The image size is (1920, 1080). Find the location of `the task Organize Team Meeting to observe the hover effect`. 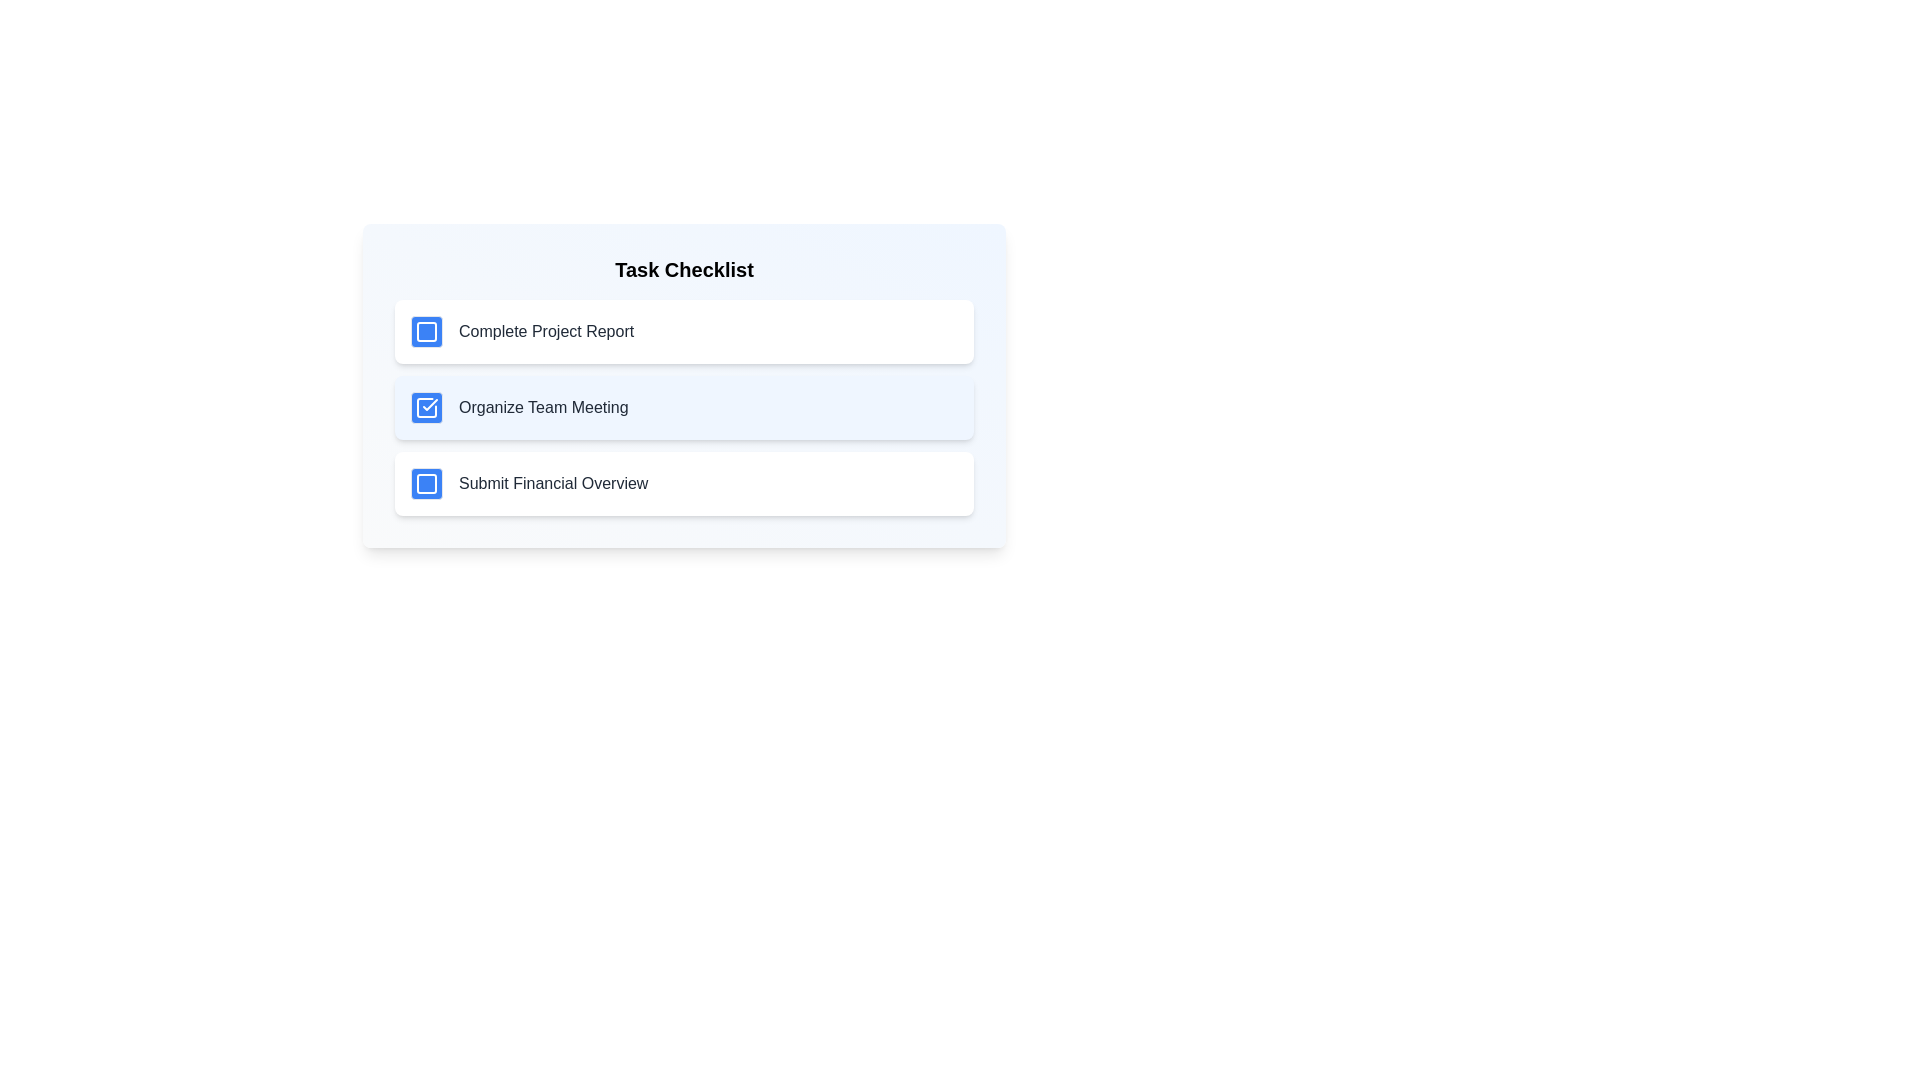

the task Organize Team Meeting to observe the hover effect is located at coordinates (684, 407).